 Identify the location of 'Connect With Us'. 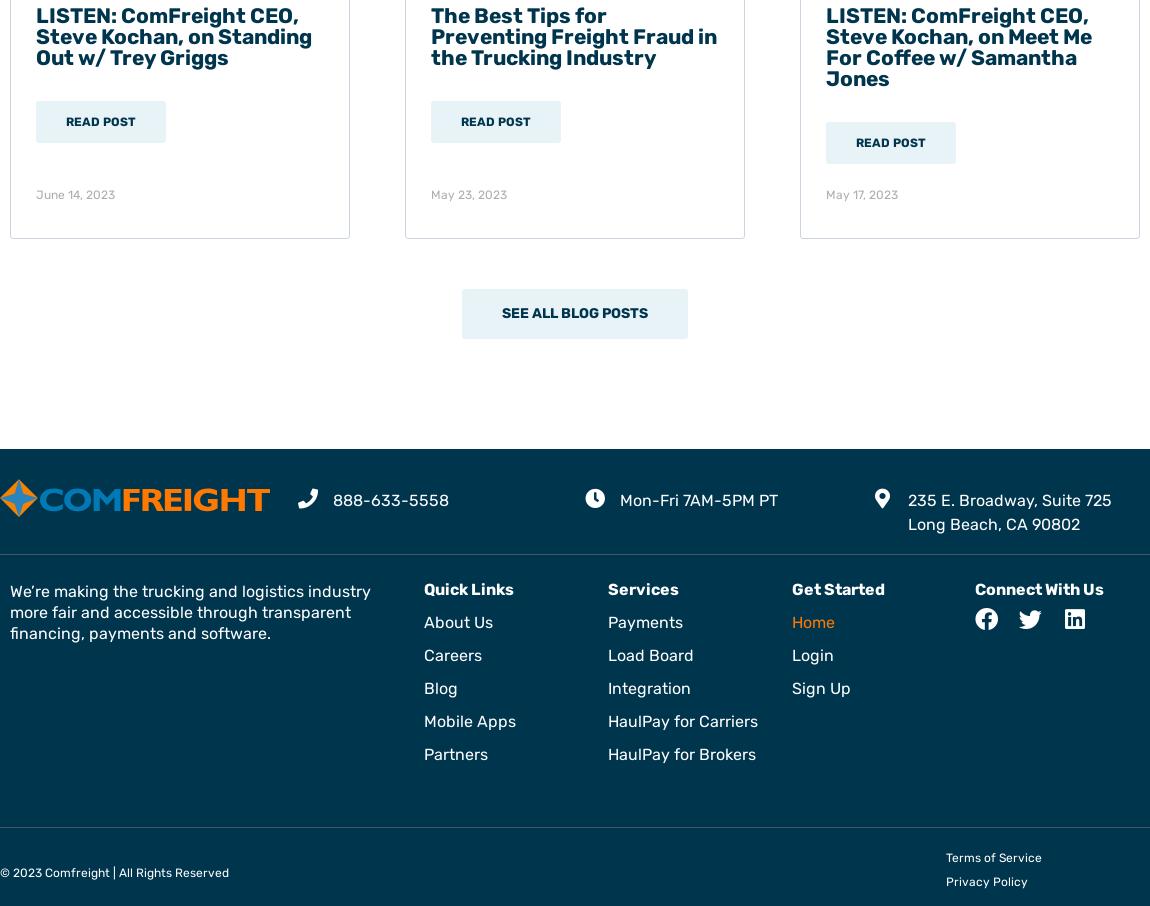
(1039, 588).